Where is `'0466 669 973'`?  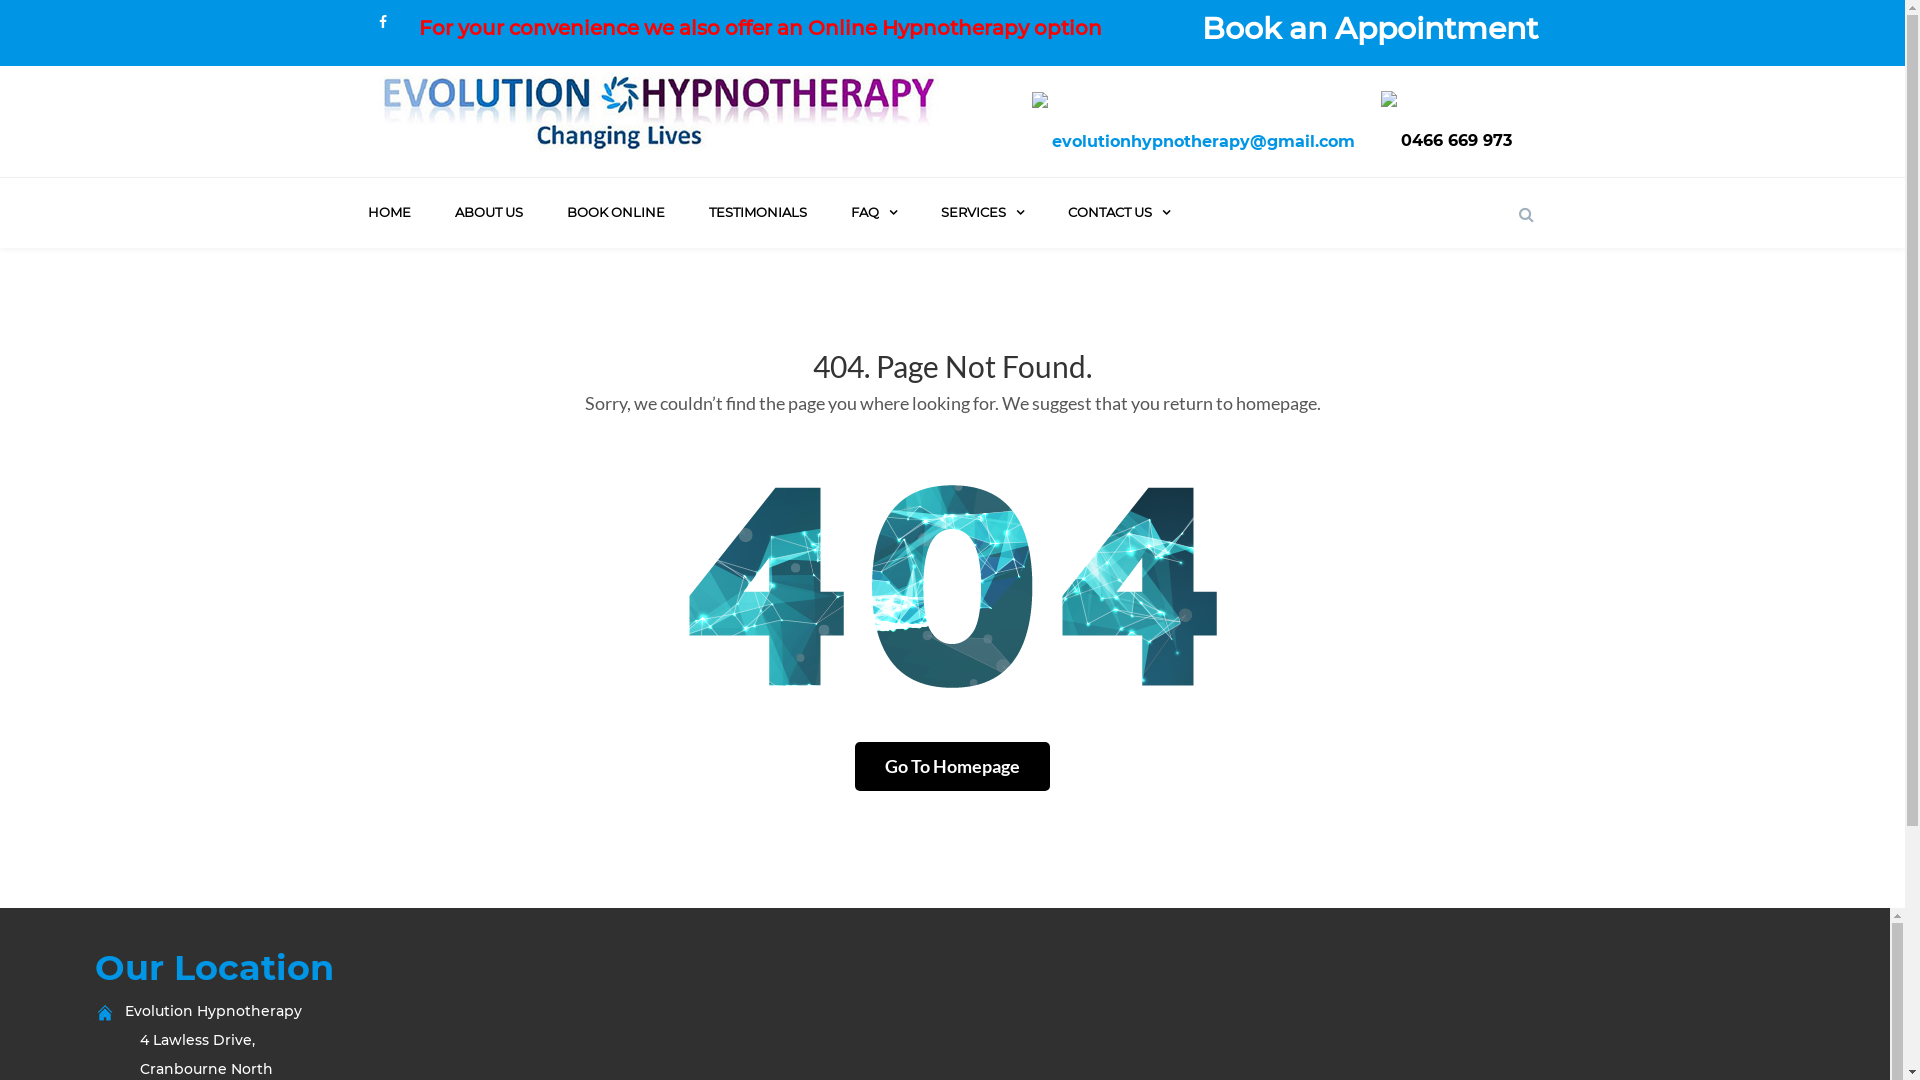
'0466 669 973' is located at coordinates (1455, 140).